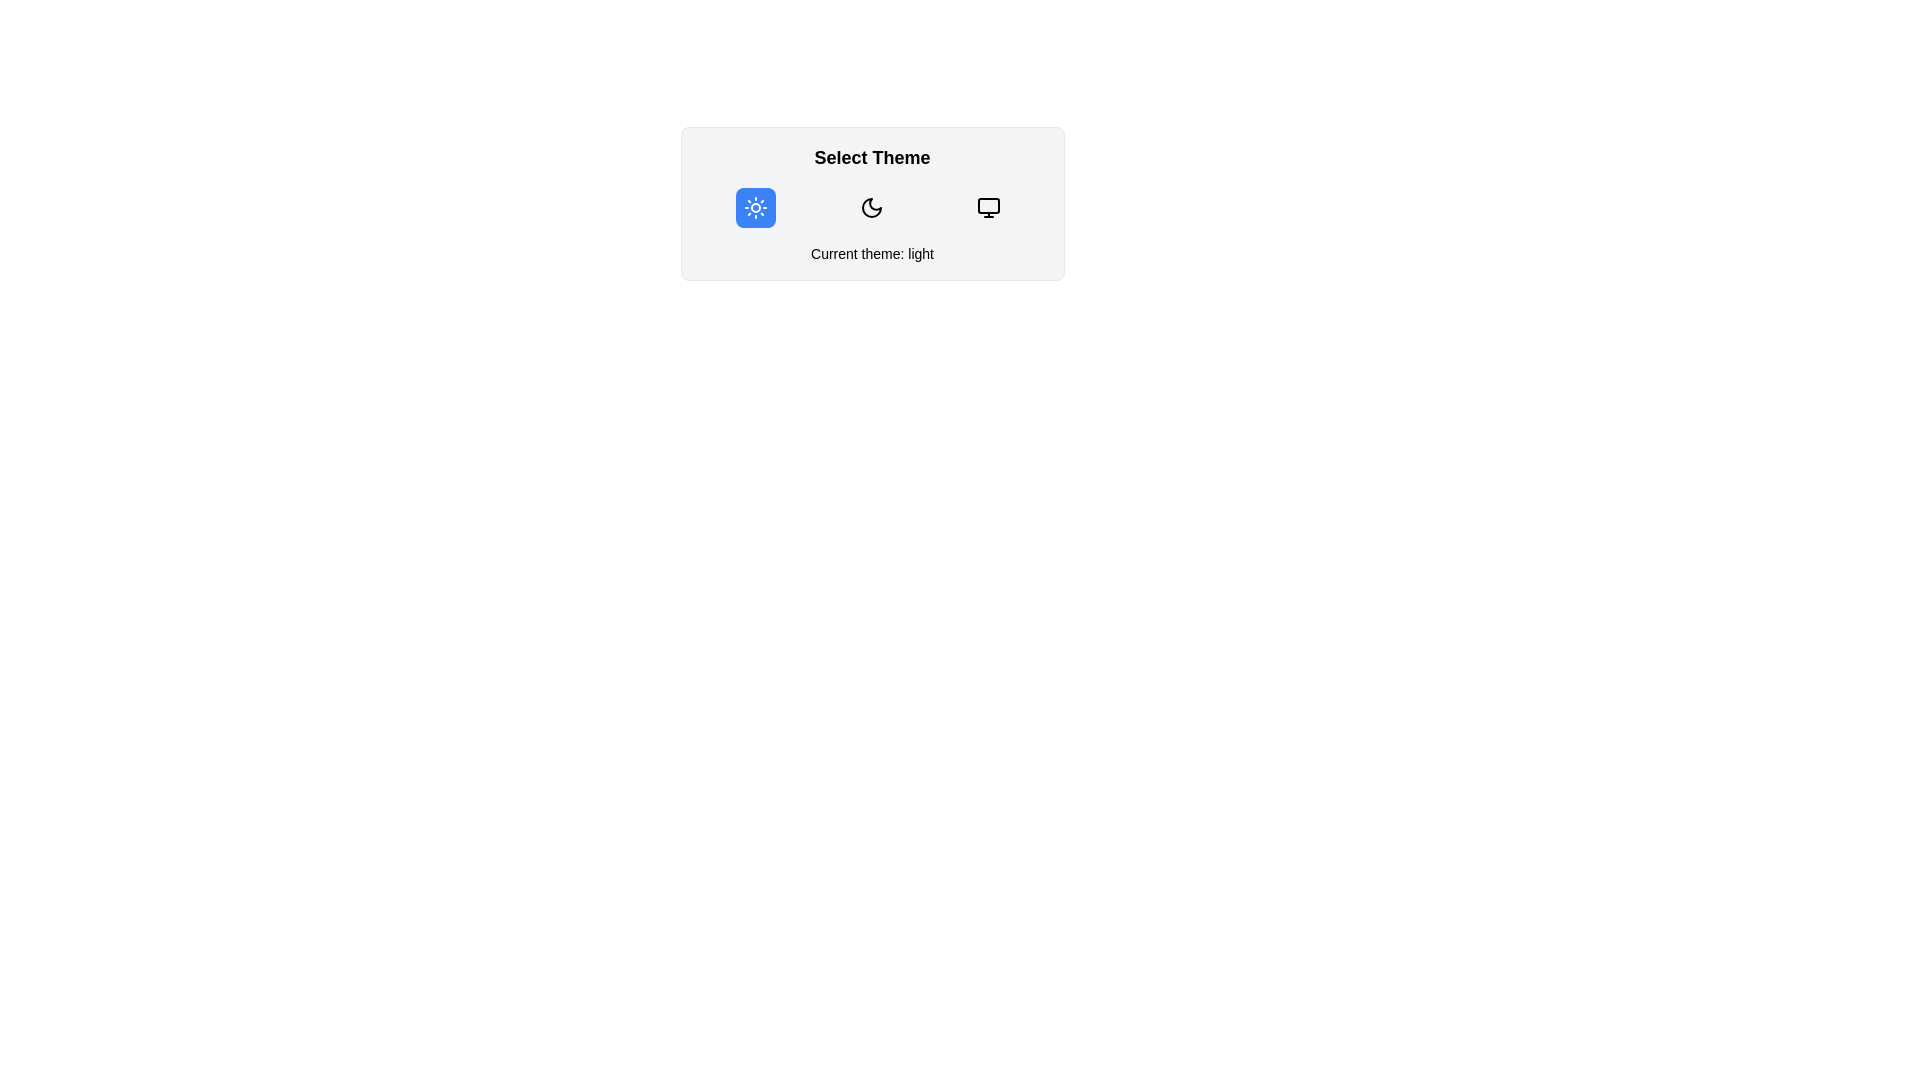 The image size is (1920, 1080). Describe the element at coordinates (988, 208) in the screenshot. I see `the icon resembling a monitor with a stand, which is the third option` at that location.